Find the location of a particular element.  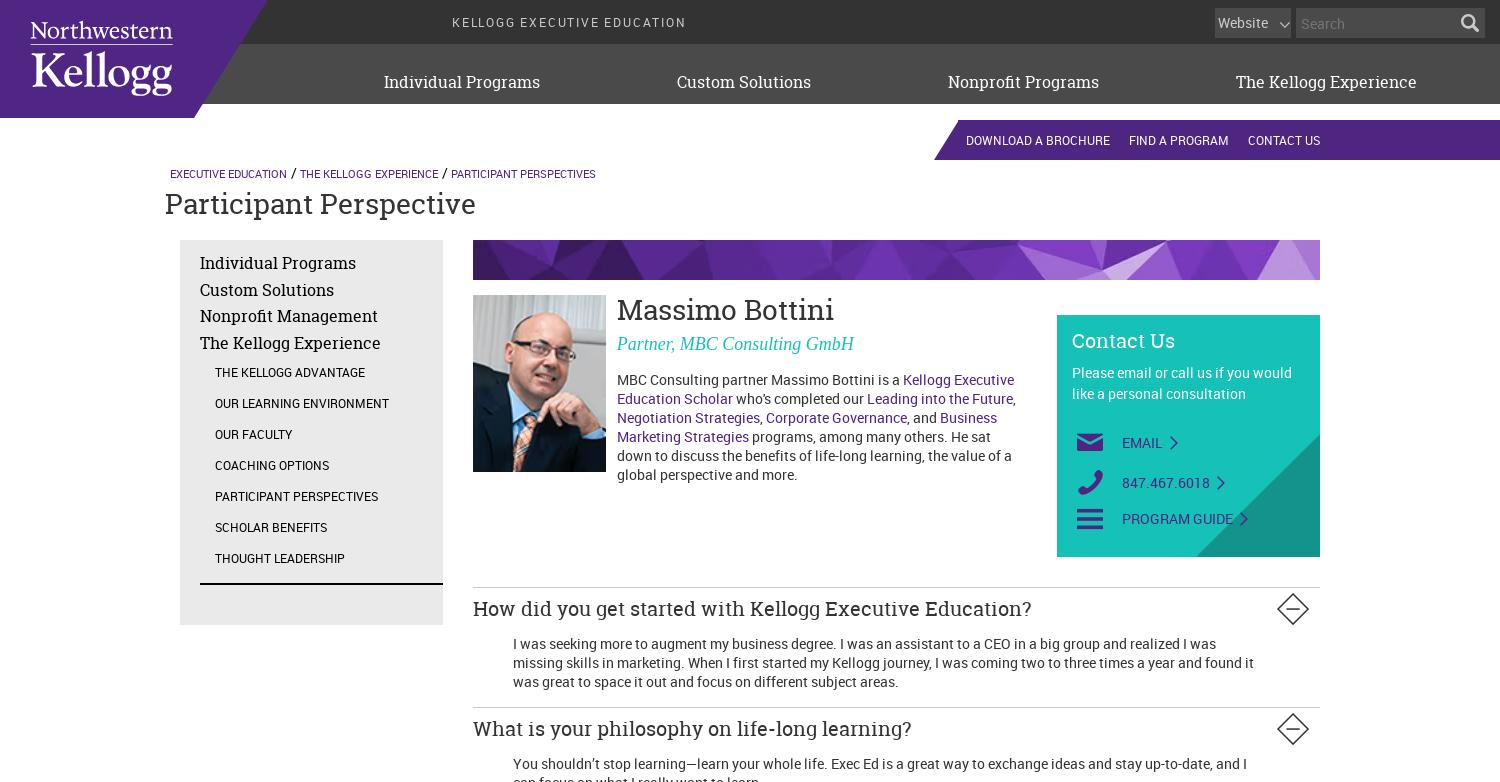

'Email' is located at coordinates (1142, 441).